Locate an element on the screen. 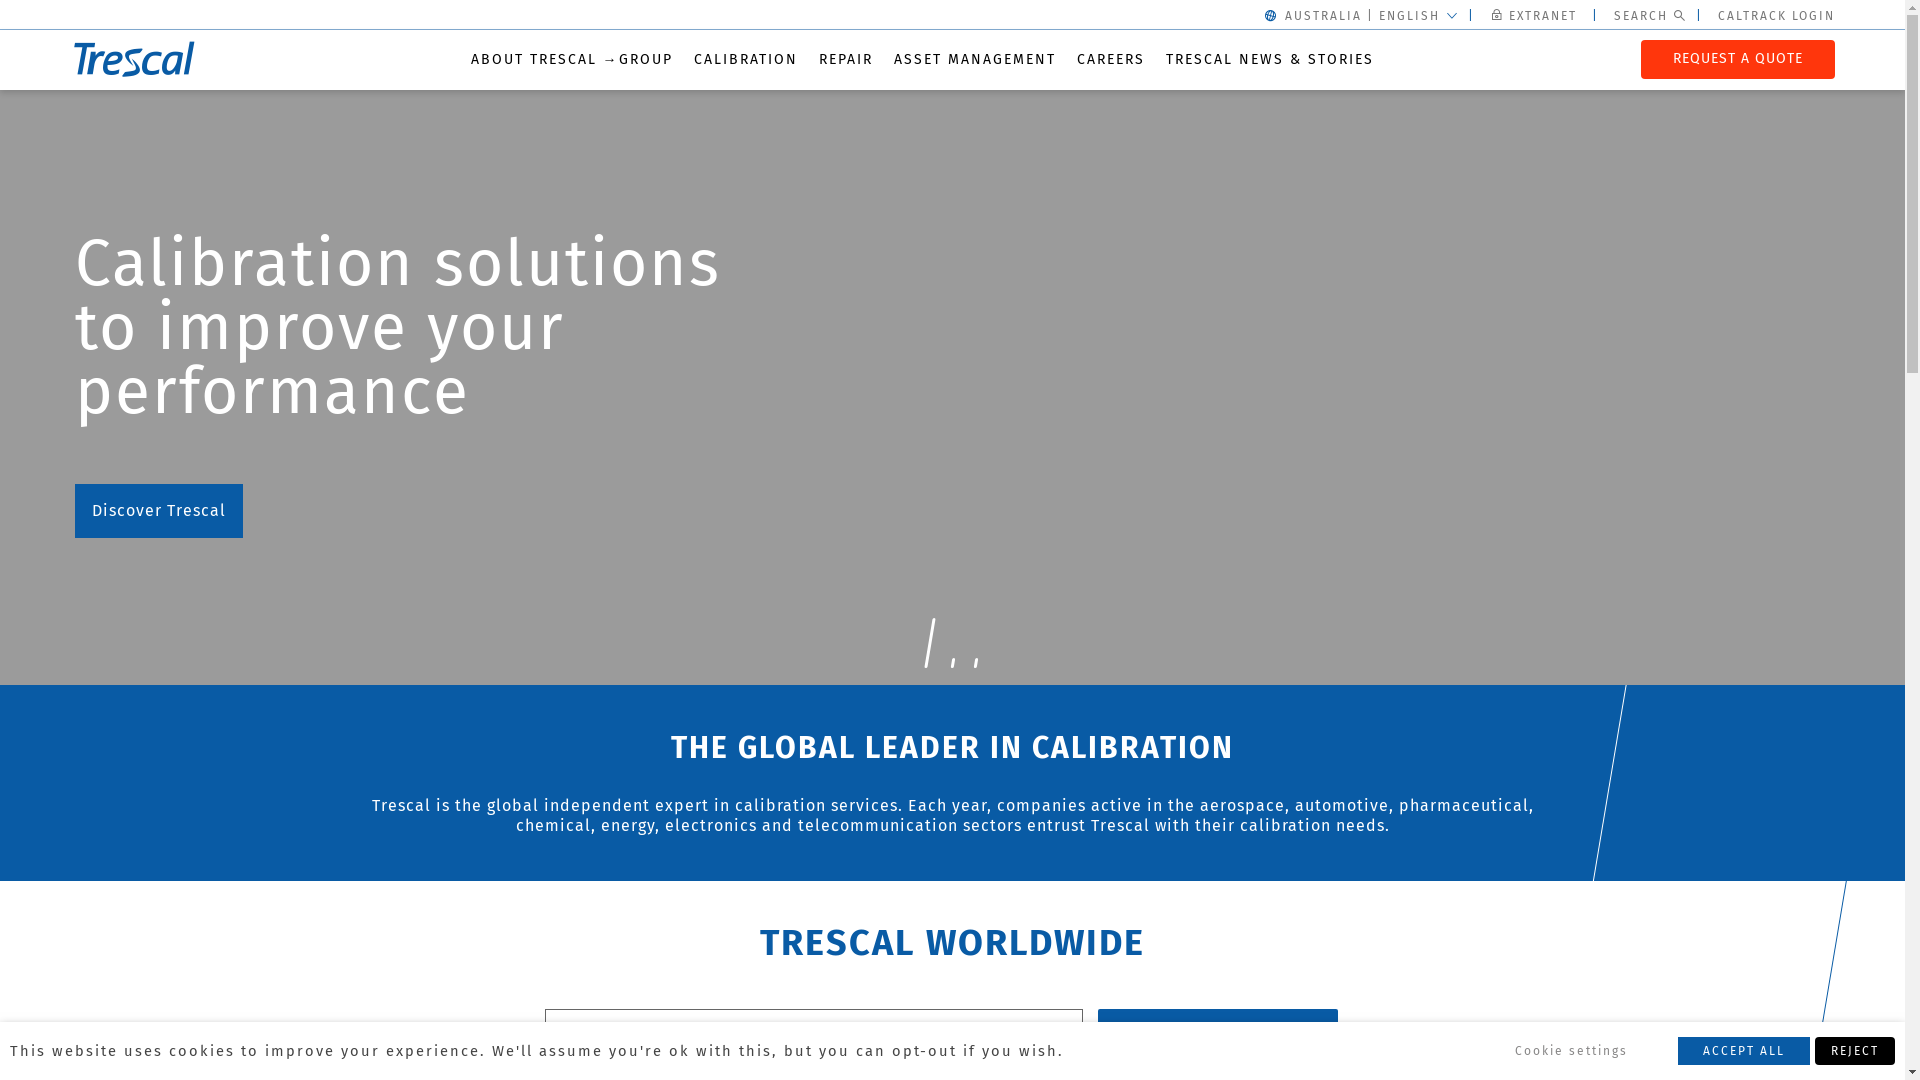 Image resolution: width=1920 pixels, height=1080 pixels. 'Discover our job offers' is located at coordinates (184, 446).